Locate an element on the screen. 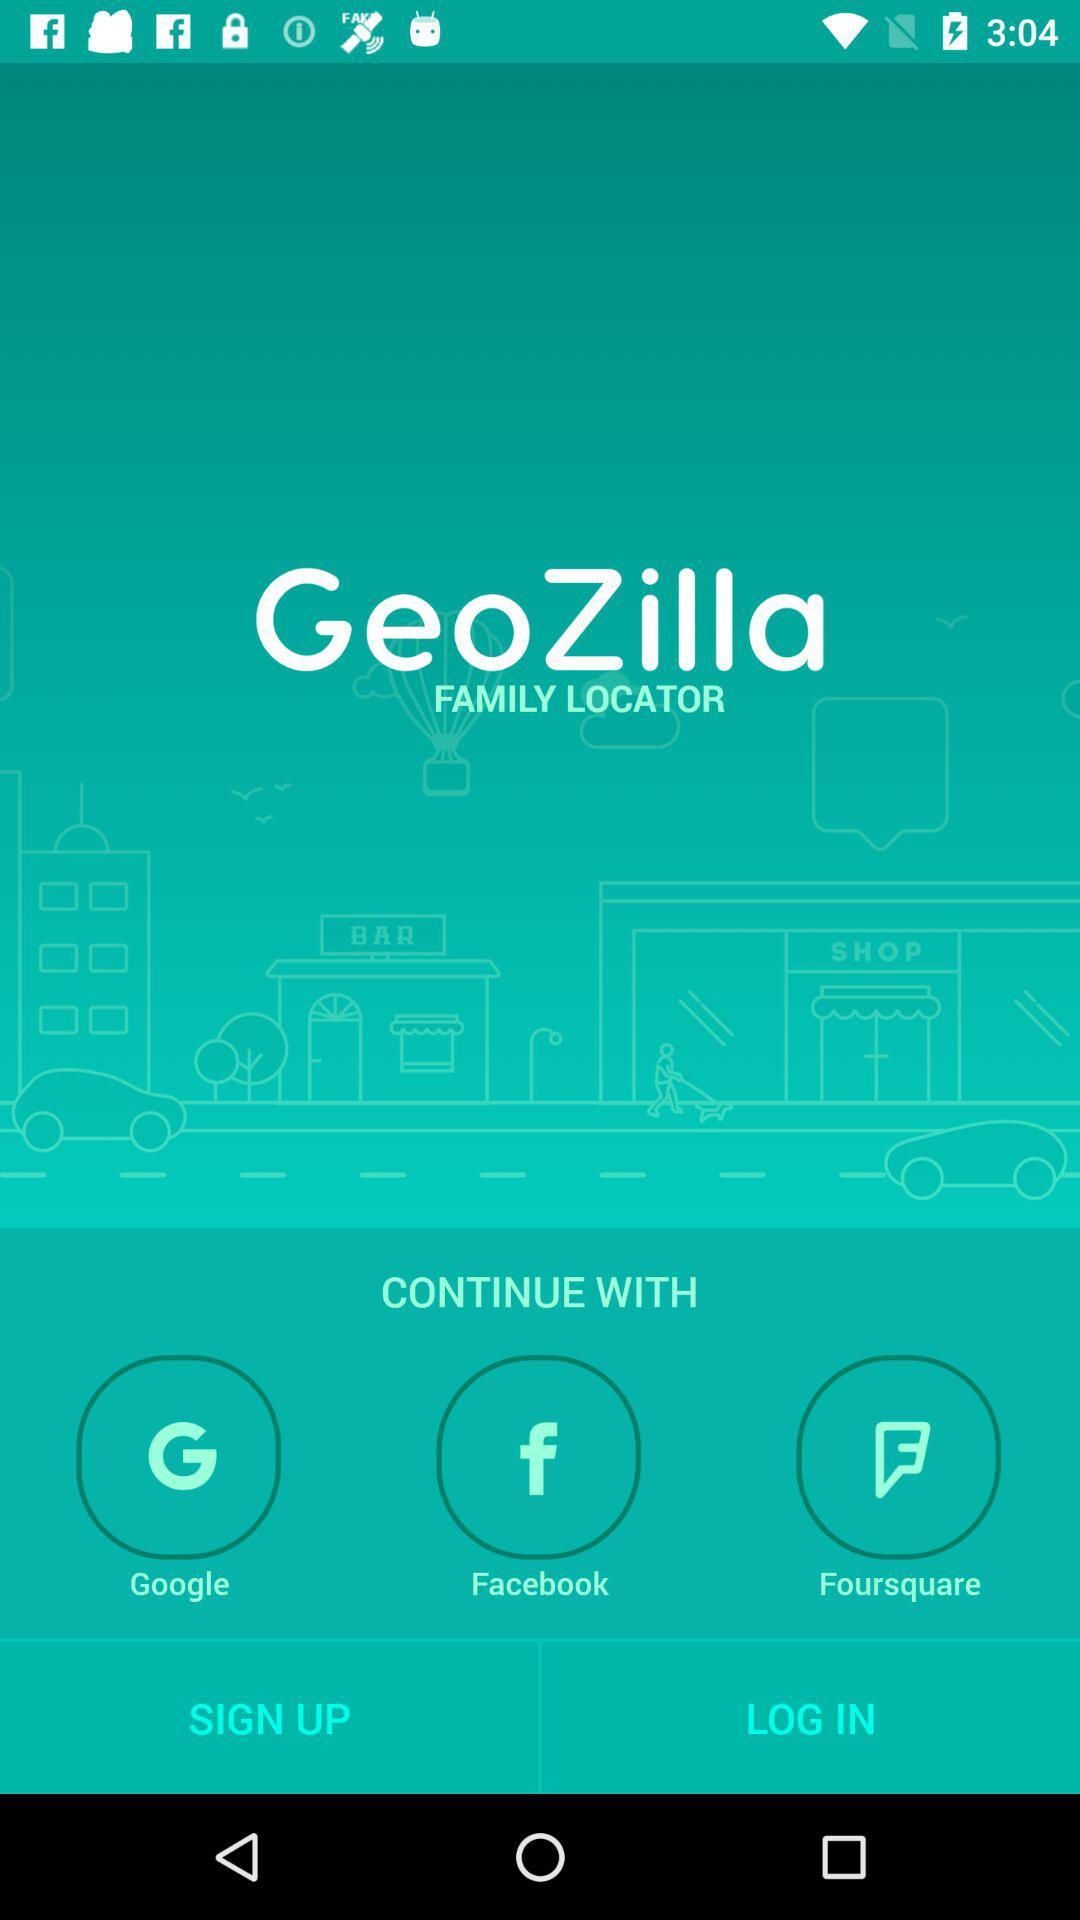 The width and height of the screenshot is (1080, 1920). log in with google account is located at coordinates (178, 1457).